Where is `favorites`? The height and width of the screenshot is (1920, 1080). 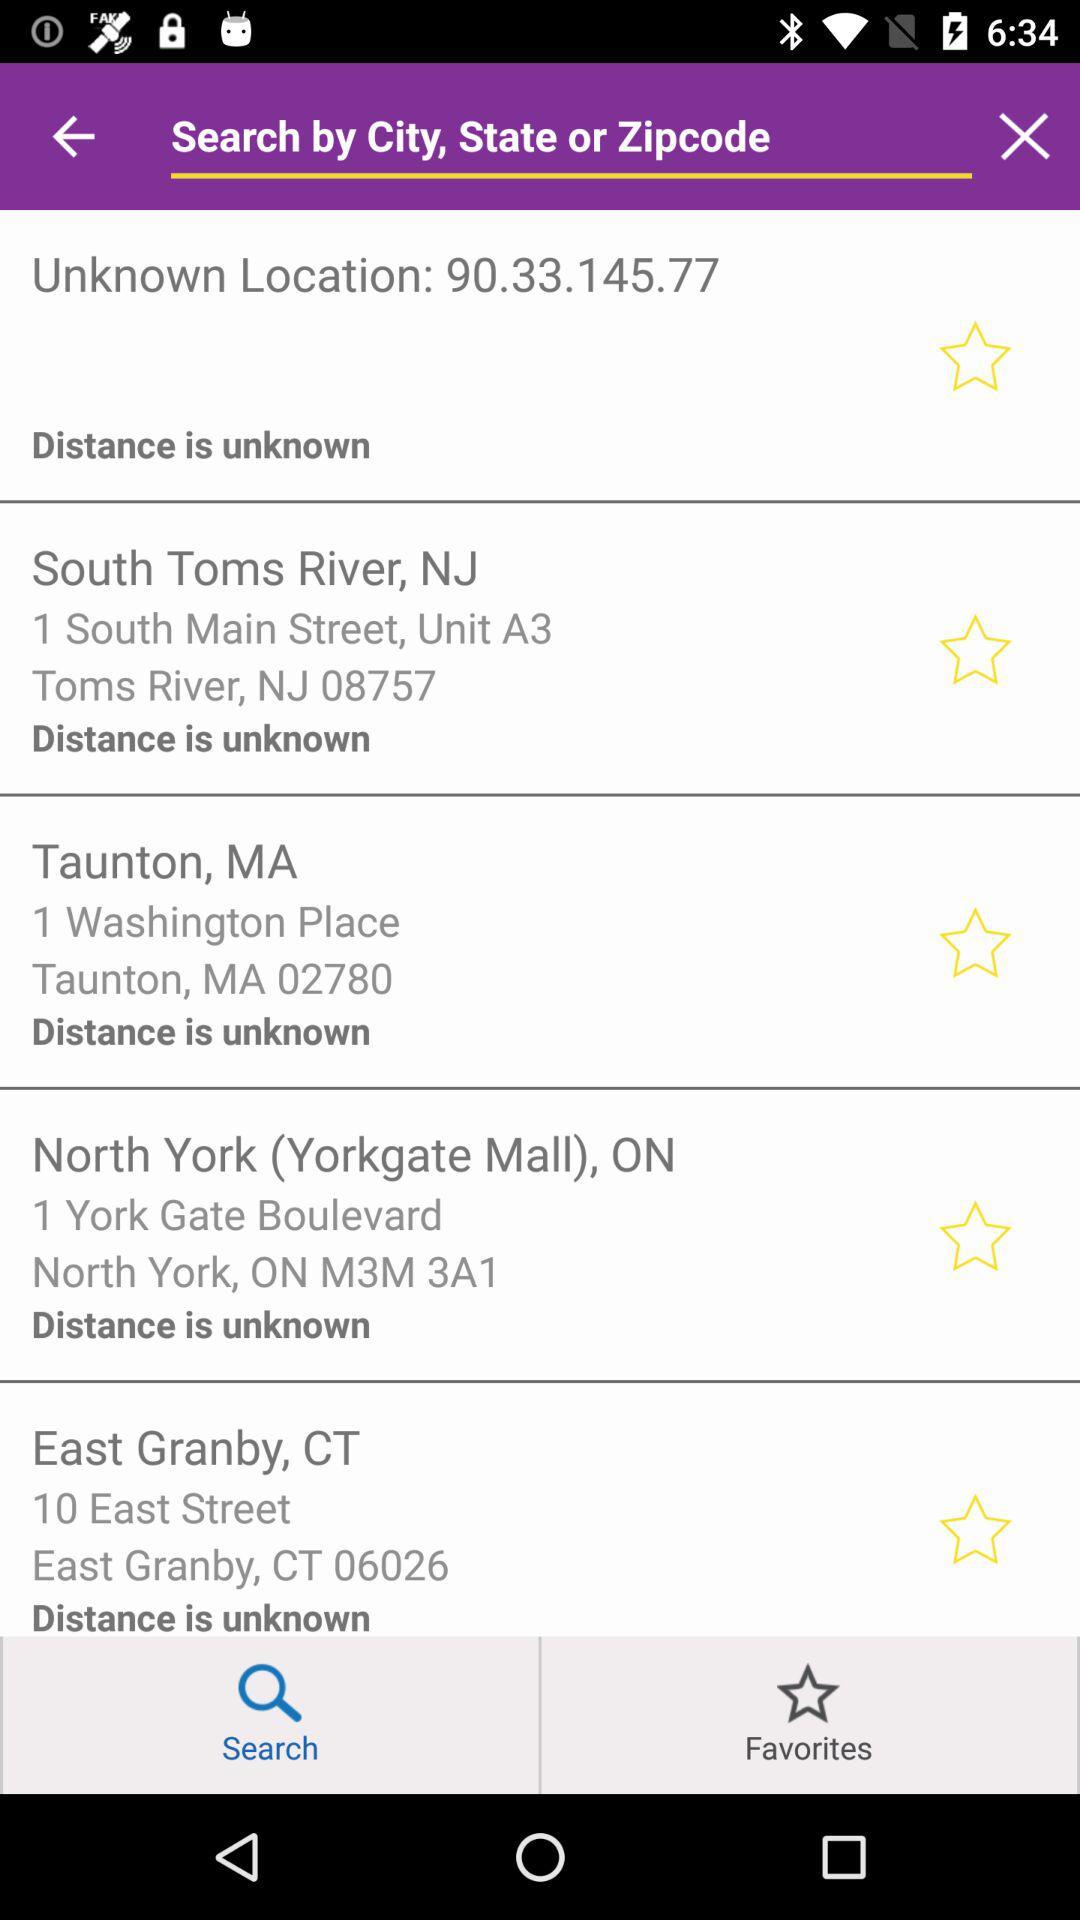 favorites is located at coordinates (973, 648).